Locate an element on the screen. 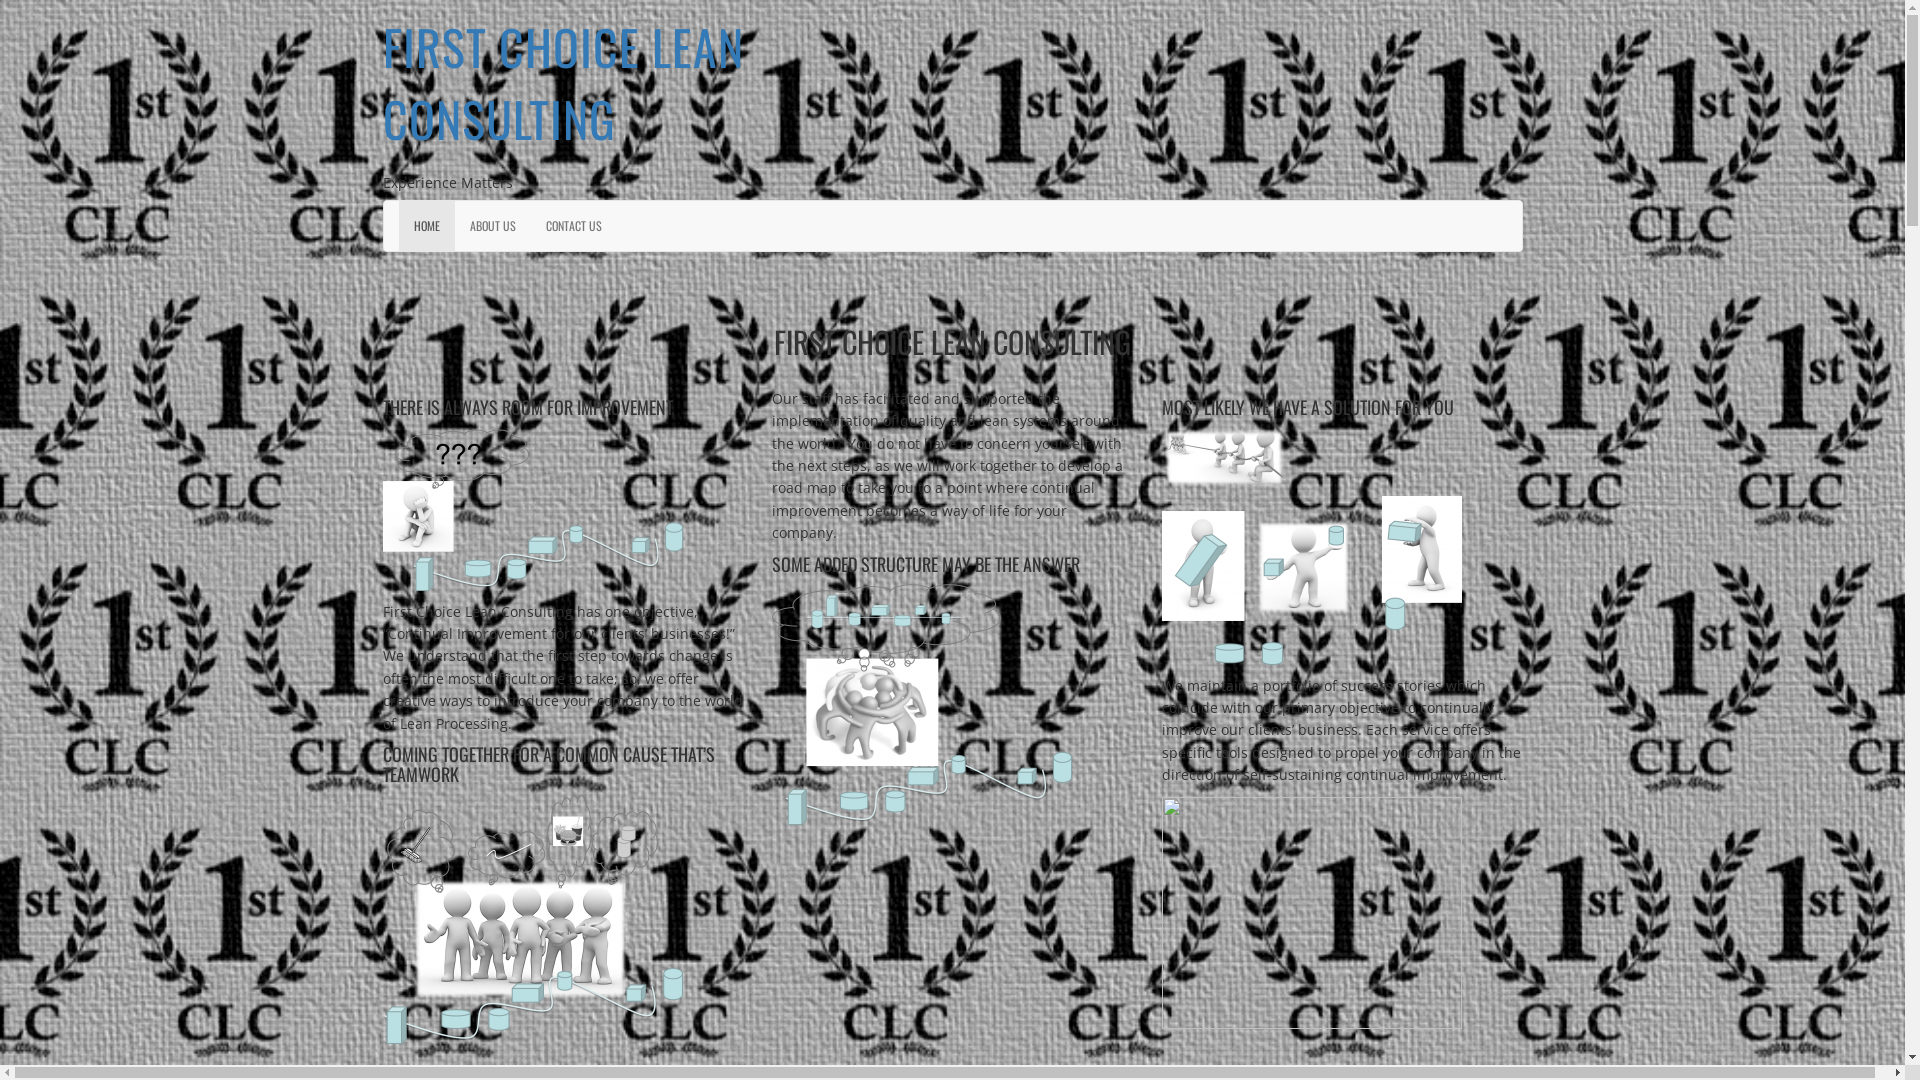  'CONTACT US' is located at coordinates (571, 225).